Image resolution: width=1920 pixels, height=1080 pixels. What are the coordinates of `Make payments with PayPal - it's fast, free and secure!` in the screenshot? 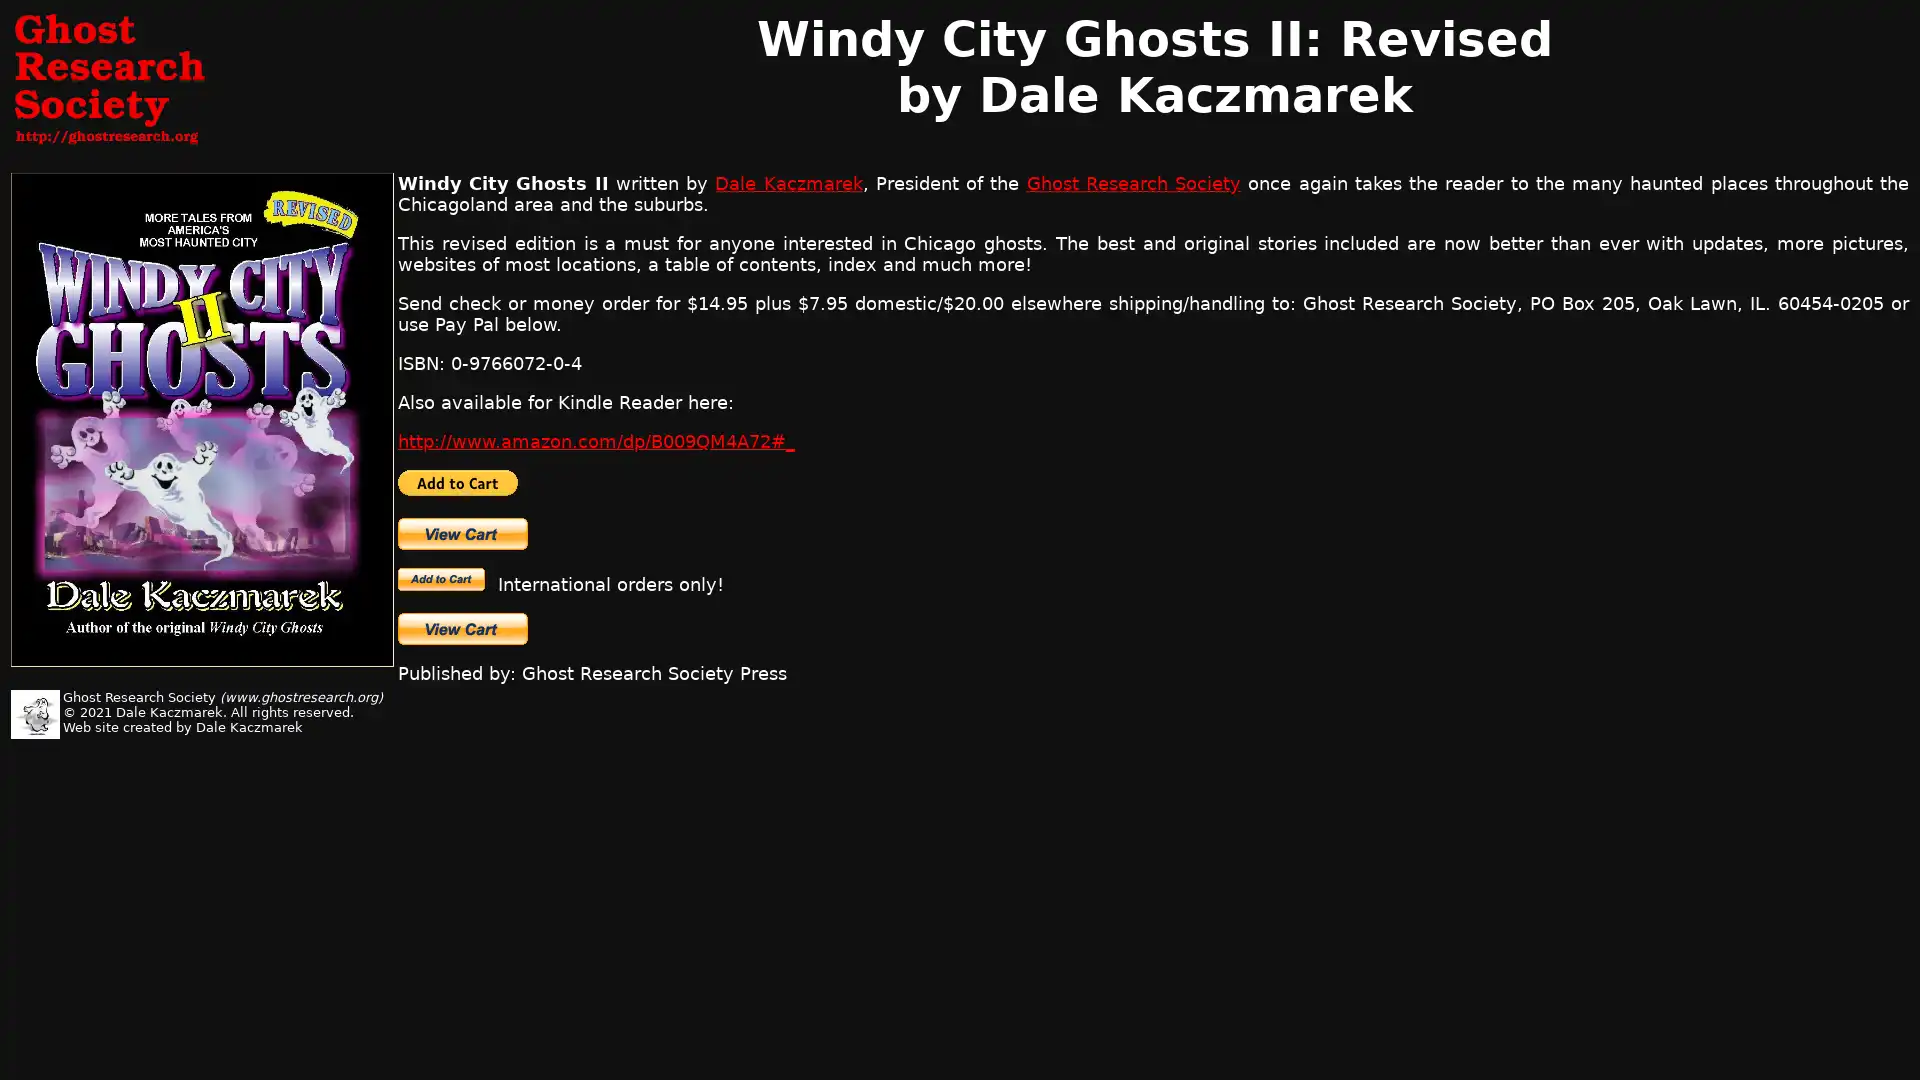 It's located at (461, 532).